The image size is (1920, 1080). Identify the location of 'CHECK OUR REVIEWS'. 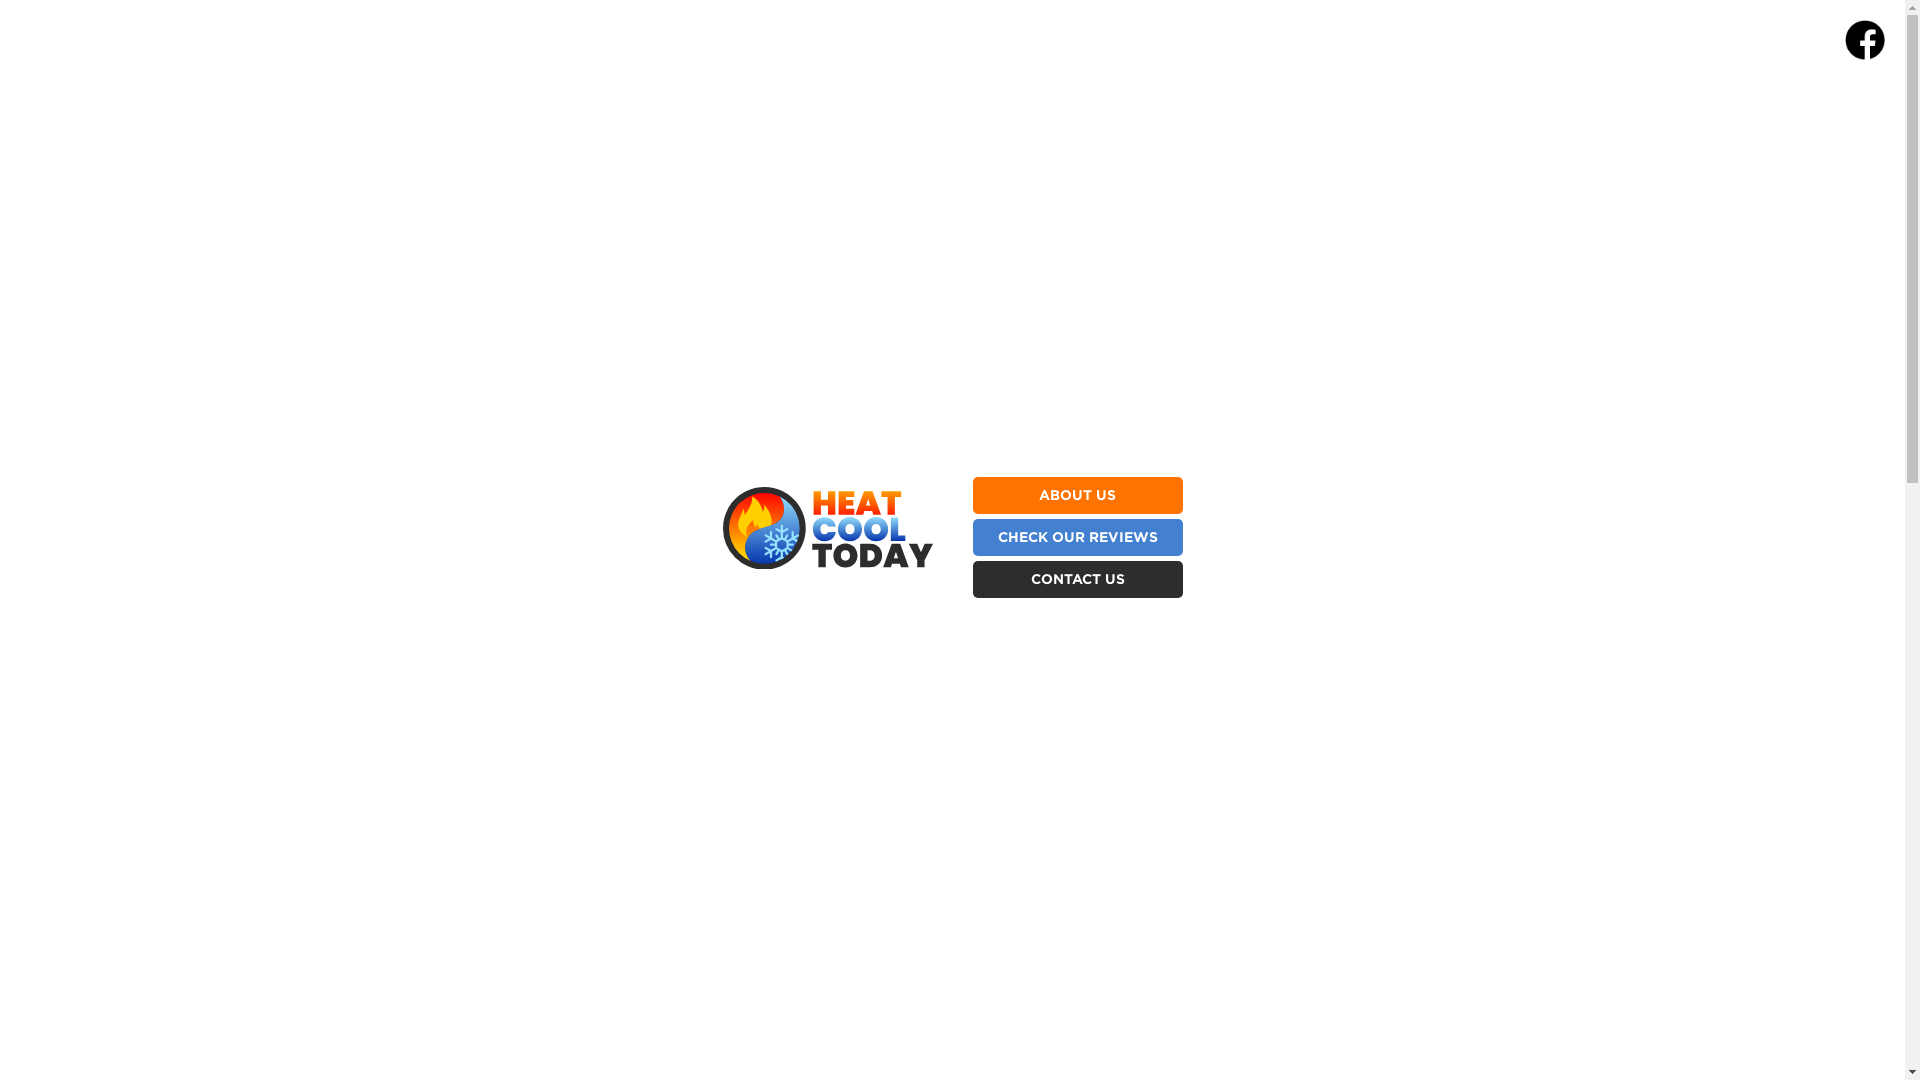
(1077, 535).